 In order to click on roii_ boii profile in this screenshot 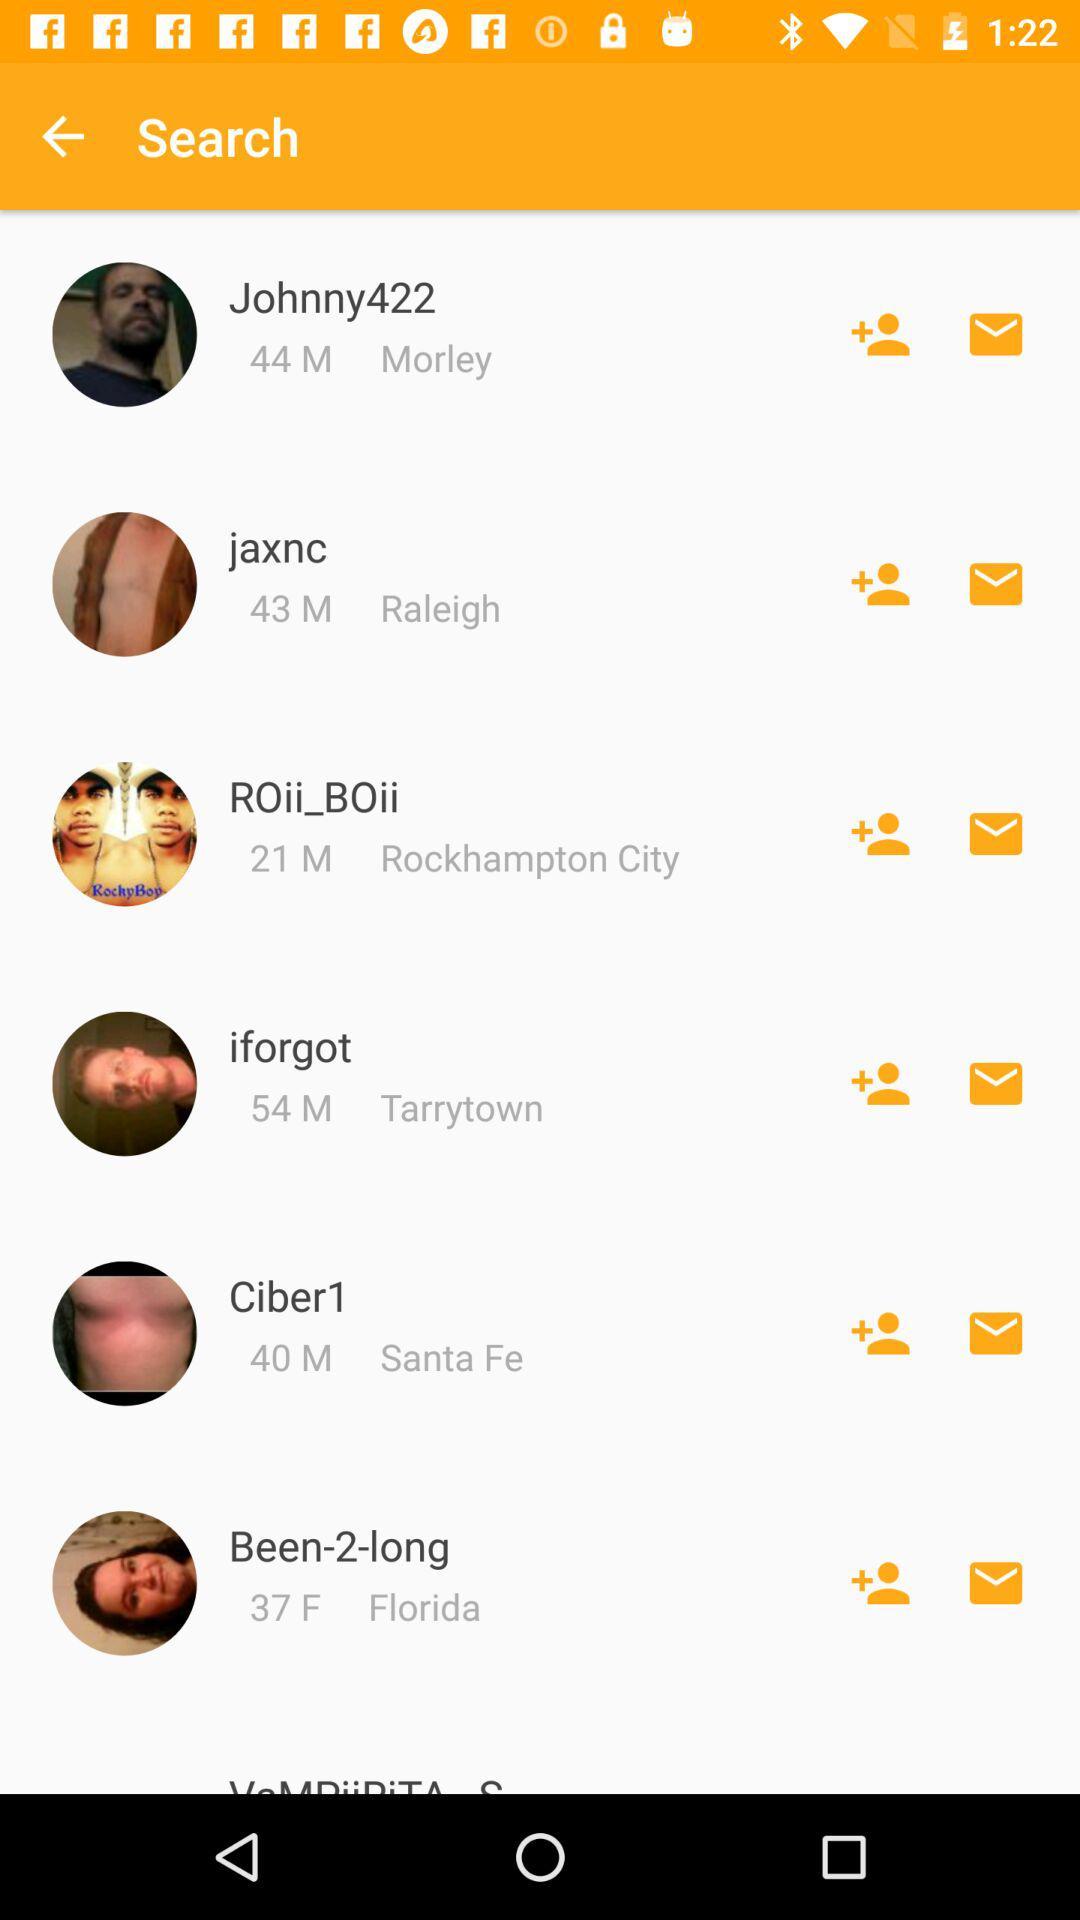, I will do `click(124, 834)`.